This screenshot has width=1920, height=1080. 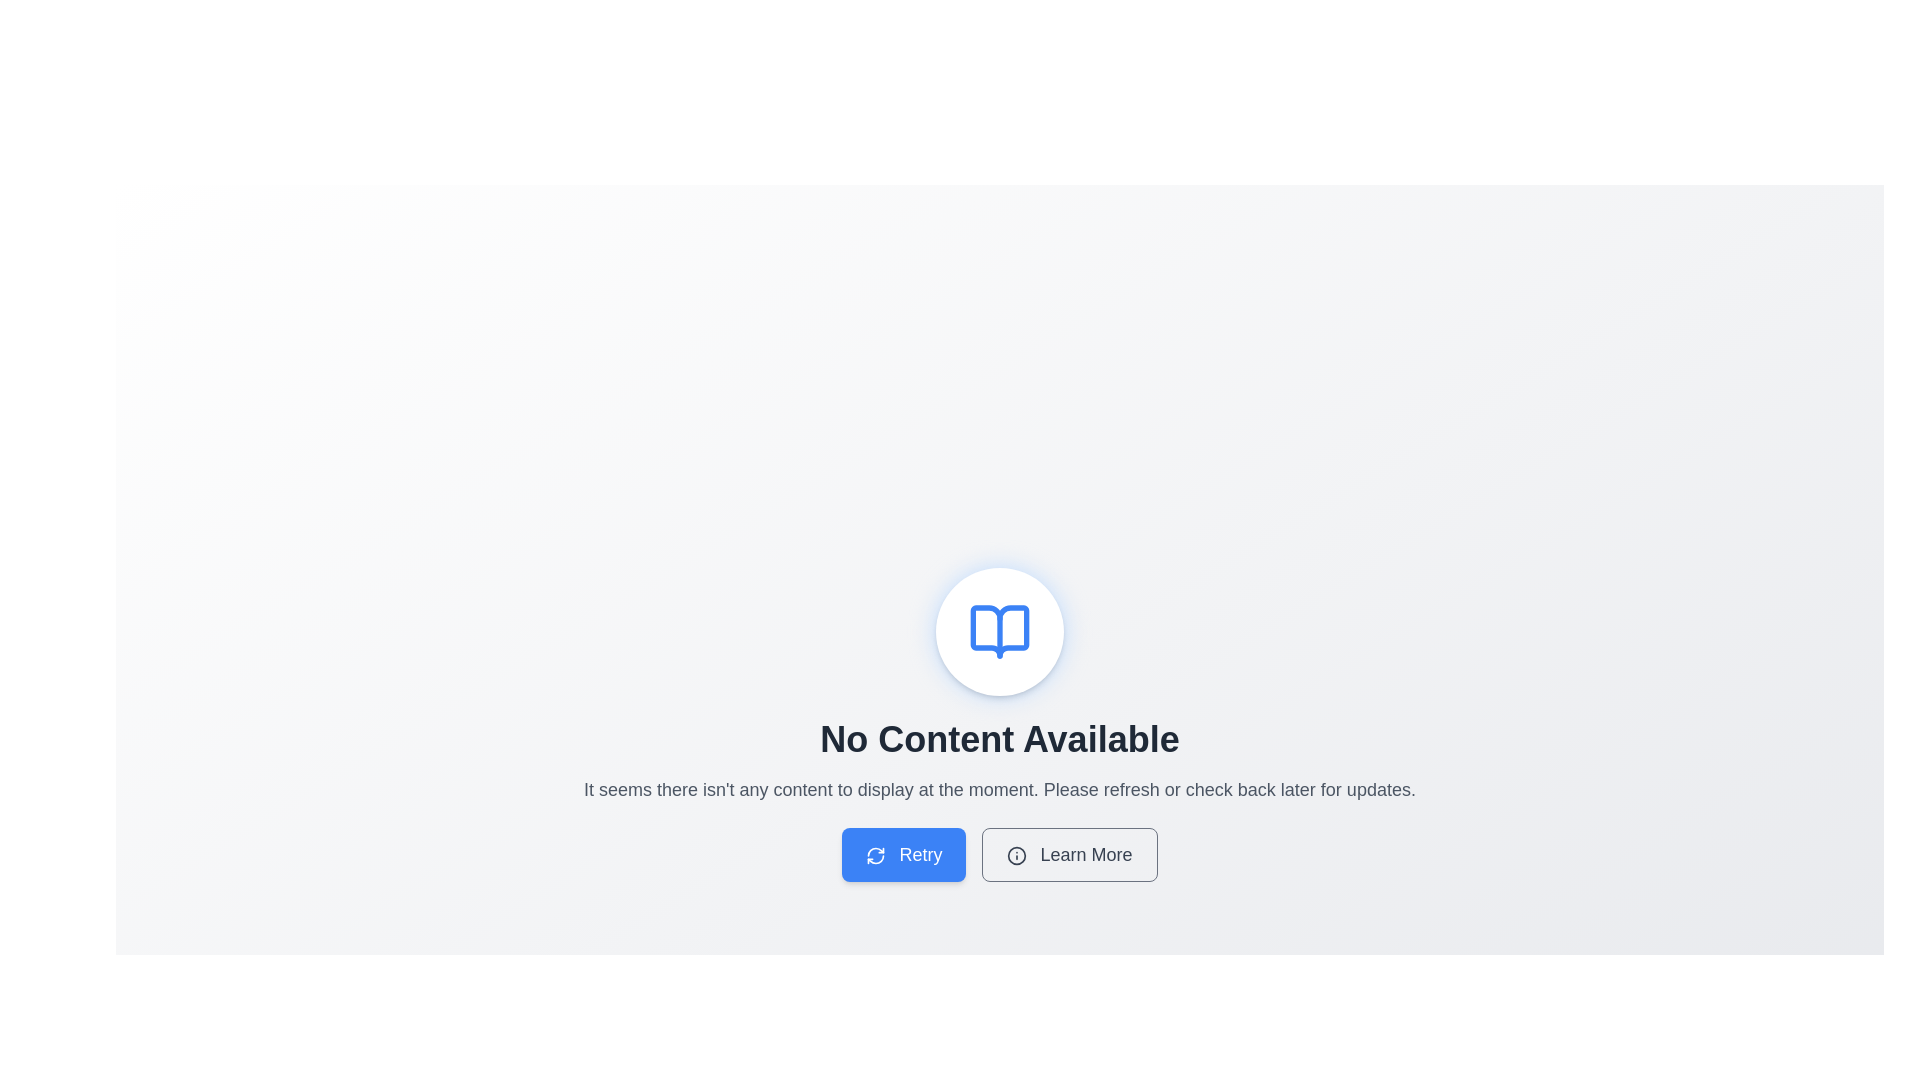 What do you see at coordinates (999, 740) in the screenshot?
I see `the text element that indicates no content is currently available, located centrally below an open book icon and above a smaller explanatory paragraph` at bounding box center [999, 740].